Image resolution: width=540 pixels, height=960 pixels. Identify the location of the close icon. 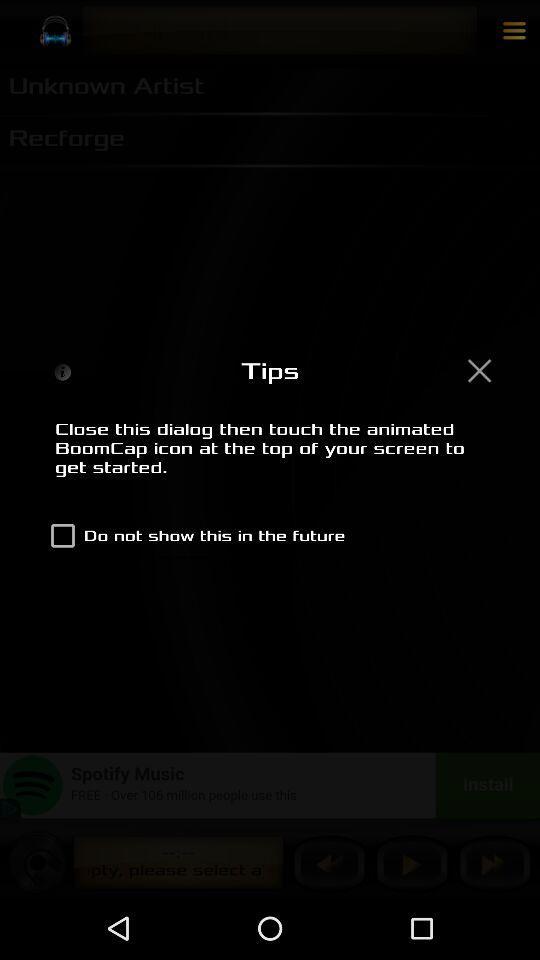
(478, 369).